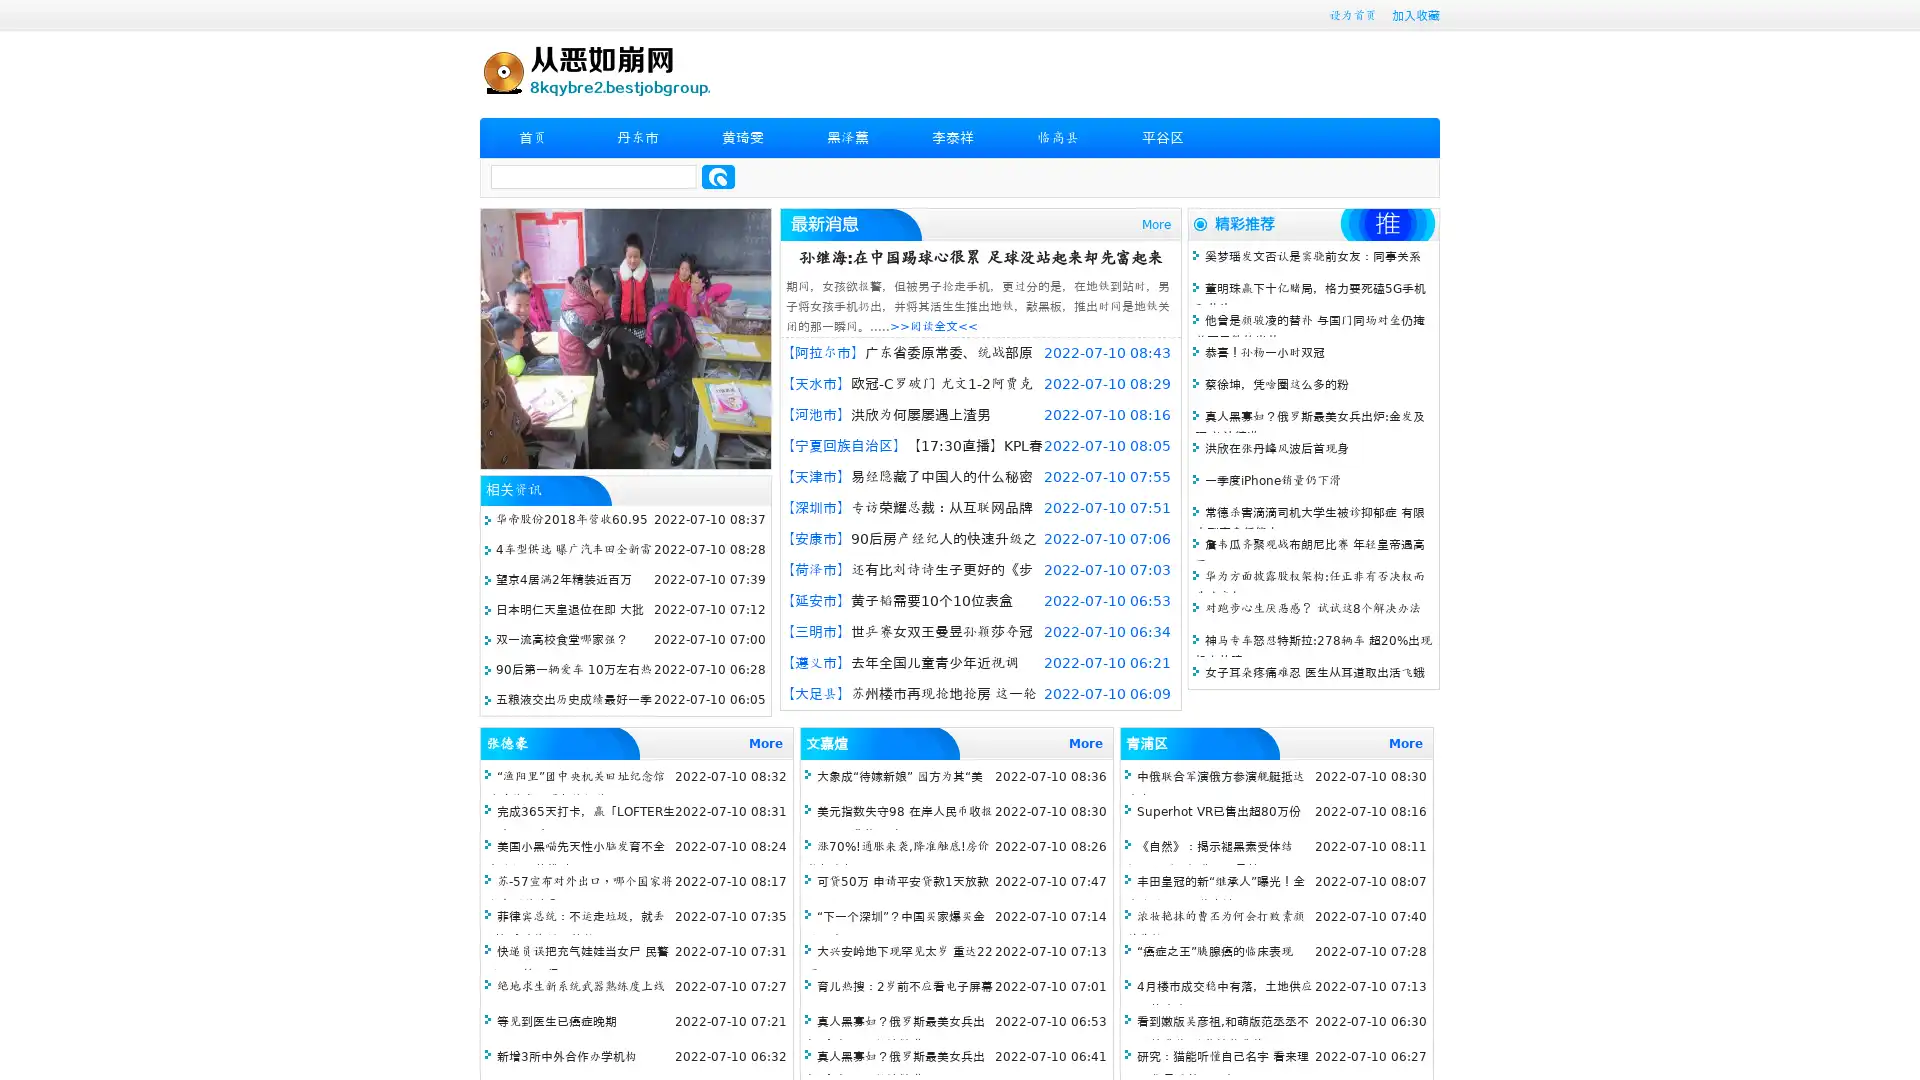  What do you see at coordinates (718, 176) in the screenshot?
I see `Search` at bounding box center [718, 176].